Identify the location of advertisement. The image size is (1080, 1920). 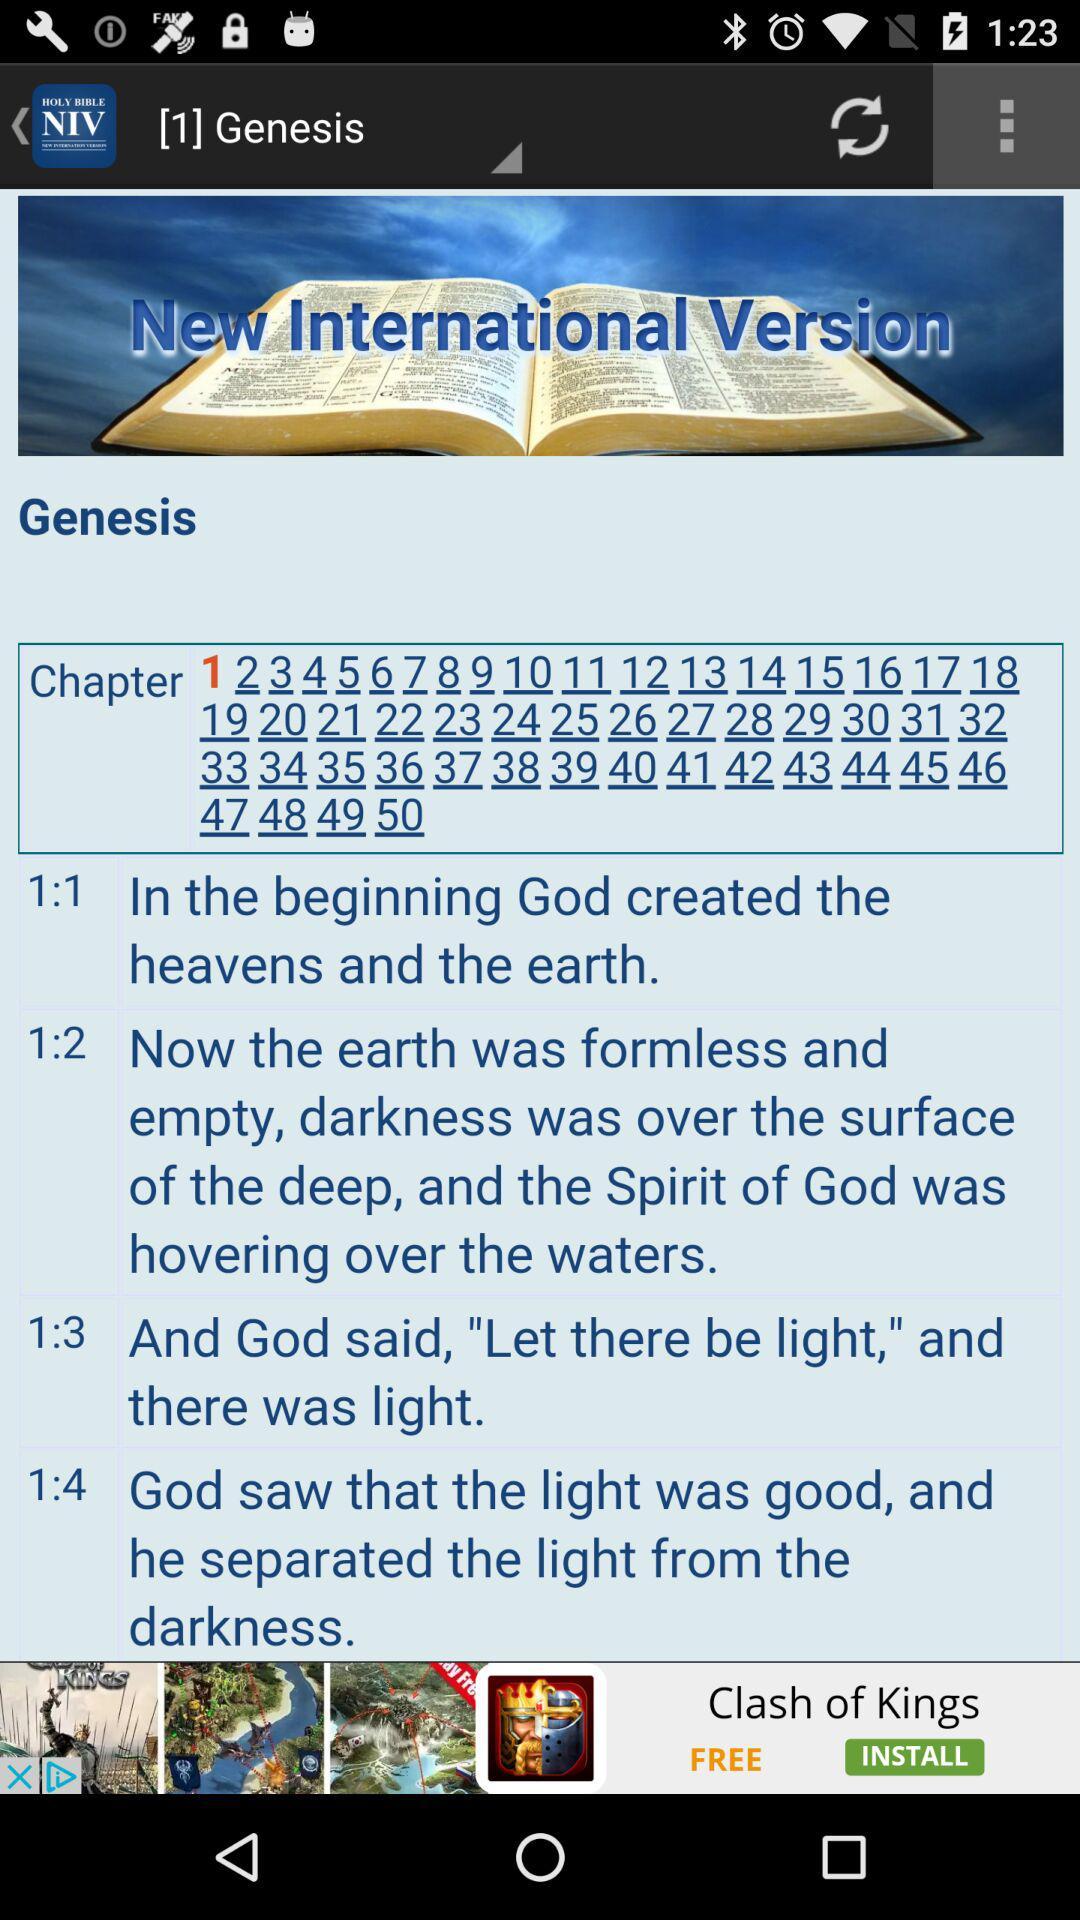
(540, 1727).